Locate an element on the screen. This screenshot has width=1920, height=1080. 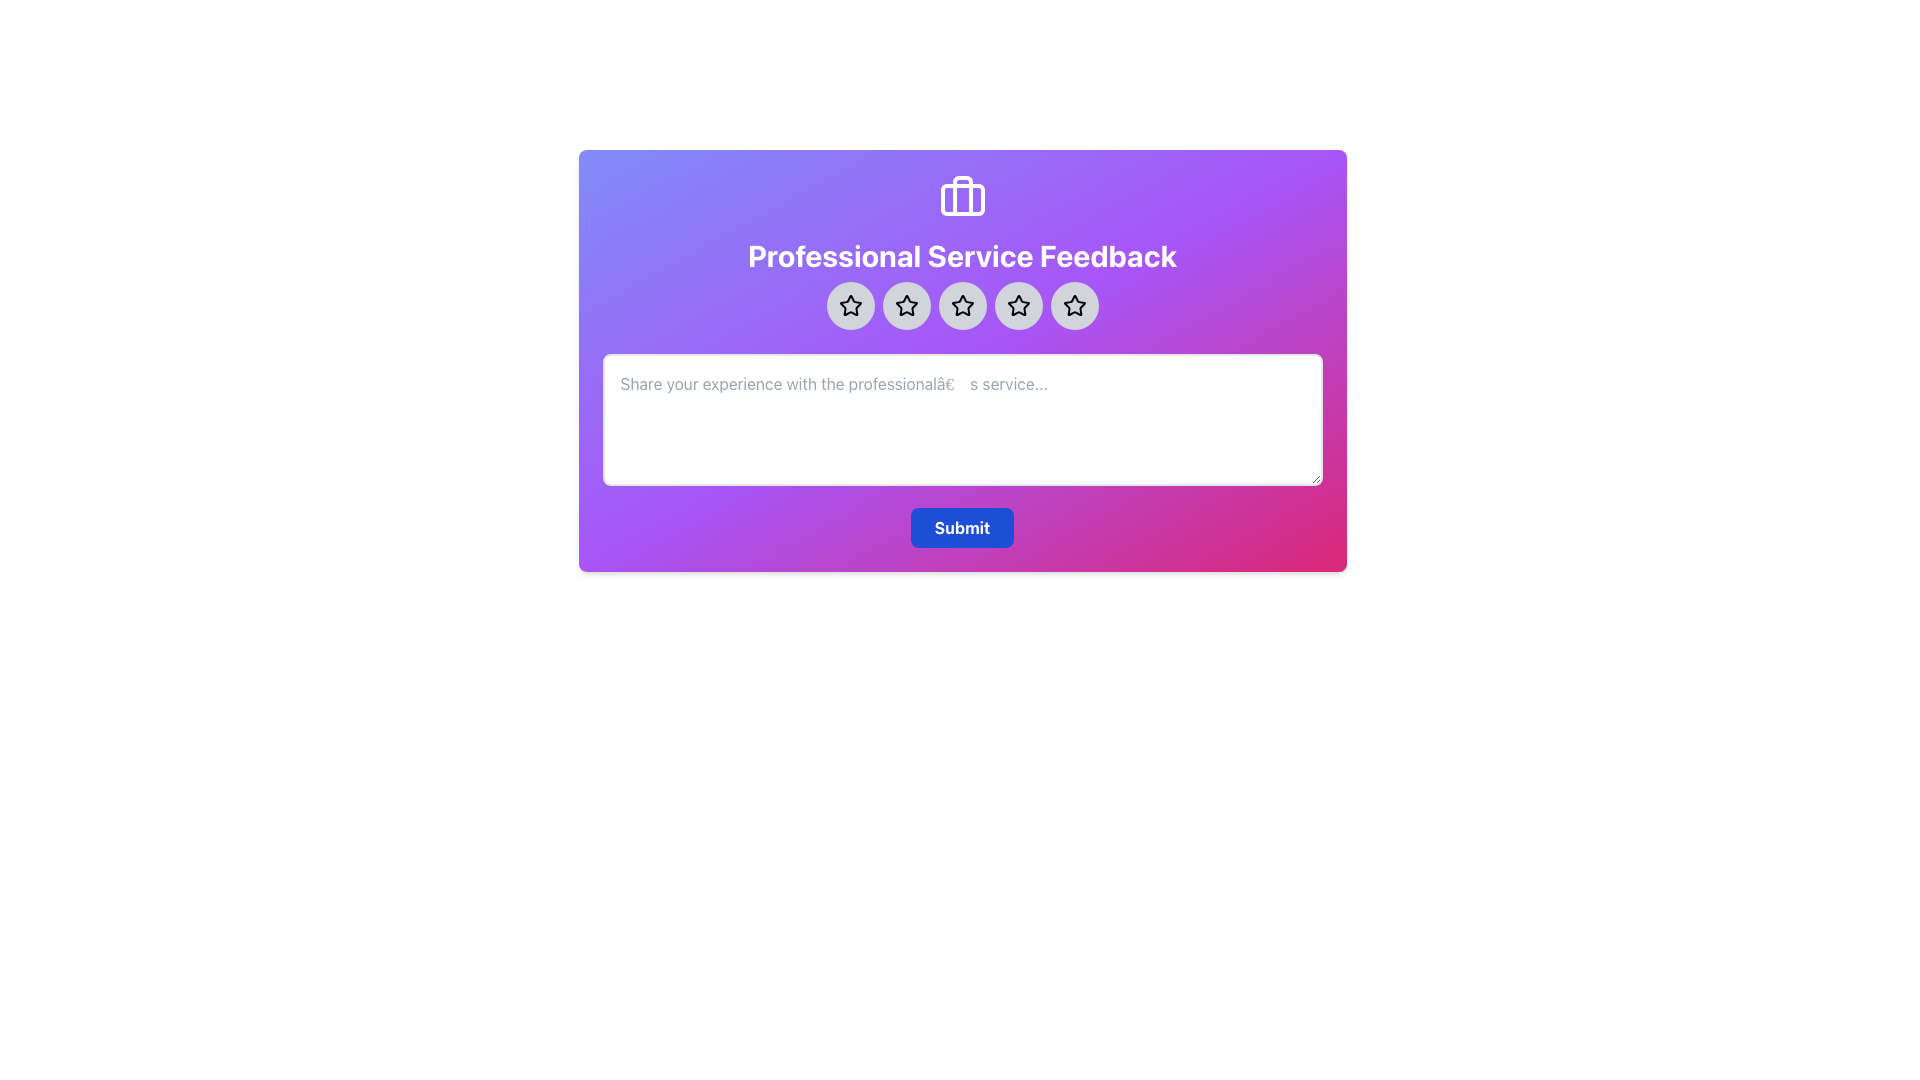
the fifth star rating button located below the title 'Professional Service Feedback' is located at coordinates (1018, 305).